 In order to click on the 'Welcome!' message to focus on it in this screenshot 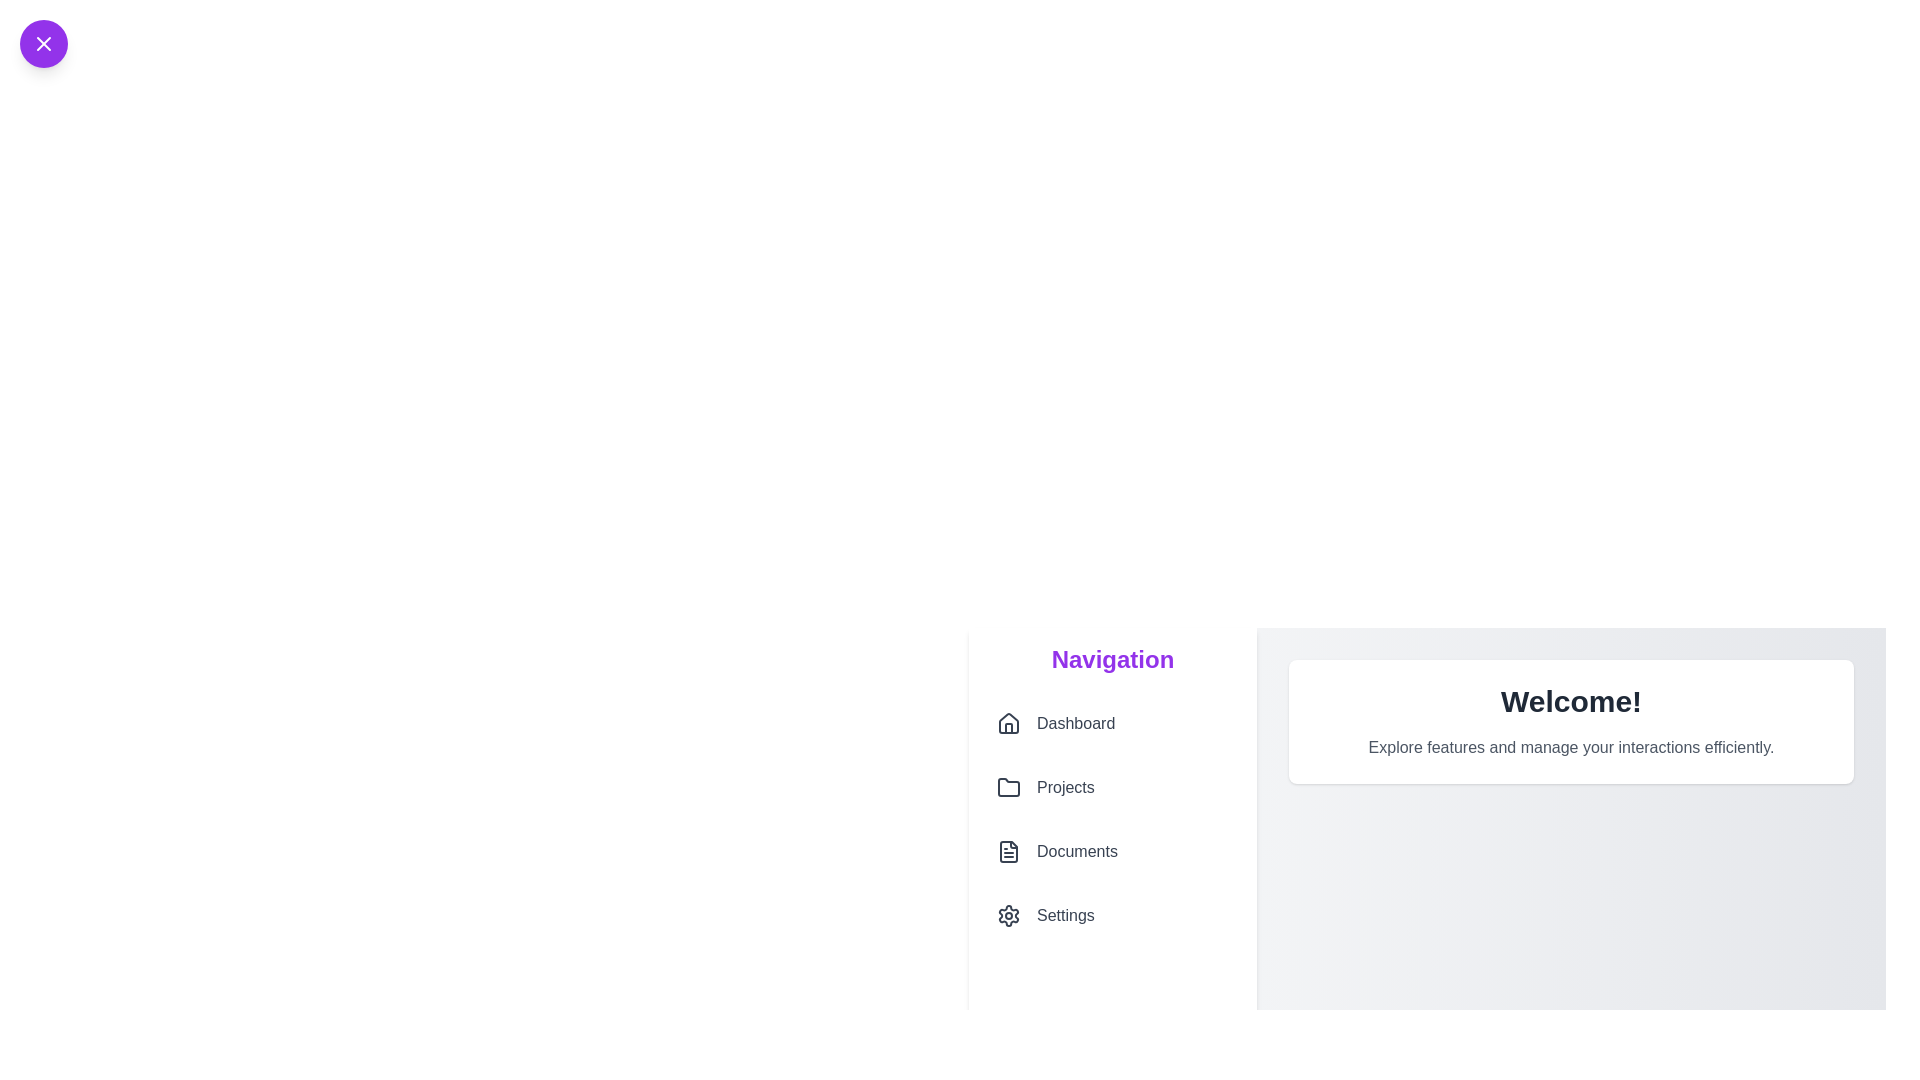, I will do `click(1570, 701)`.